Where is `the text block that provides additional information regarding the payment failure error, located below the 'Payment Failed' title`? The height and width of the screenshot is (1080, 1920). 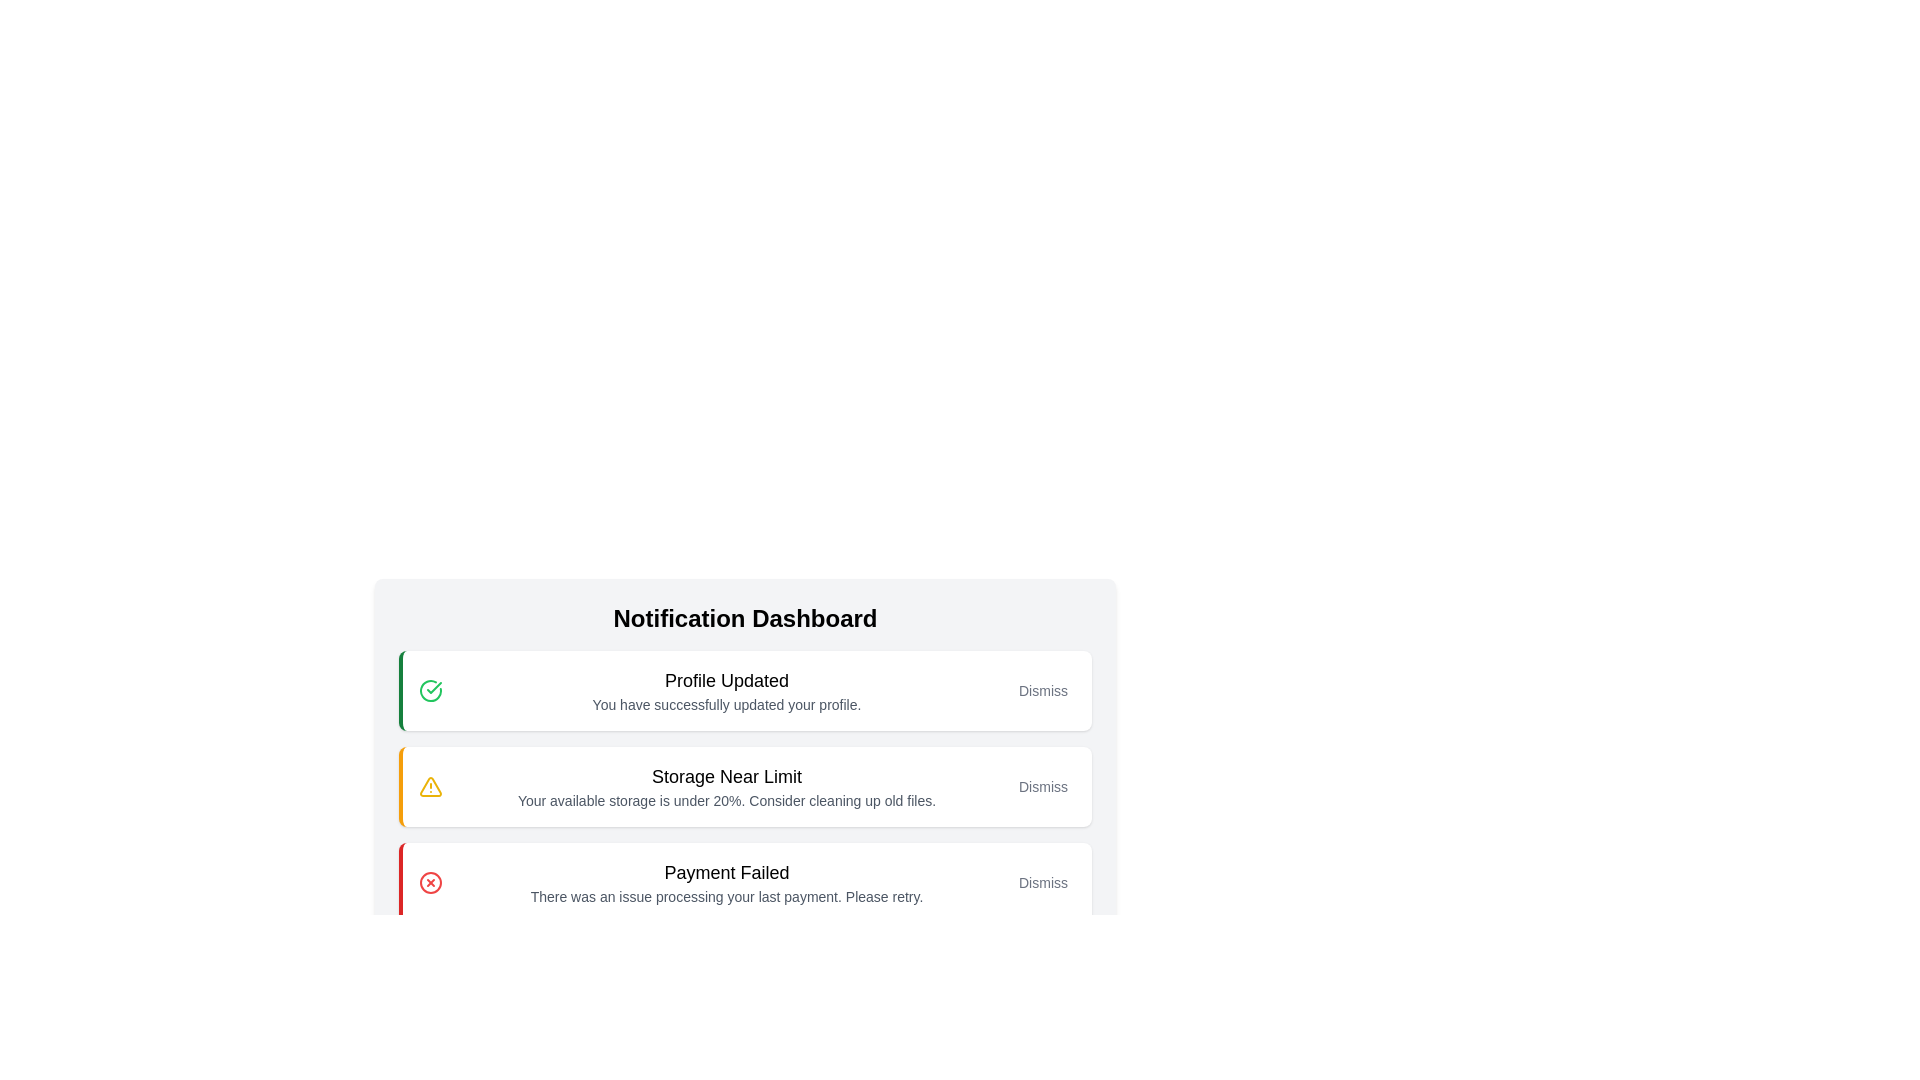
the text block that provides additional information regarding the payment failure error, located below the 'Payment Failed' title is located at coordinates (725, 896).